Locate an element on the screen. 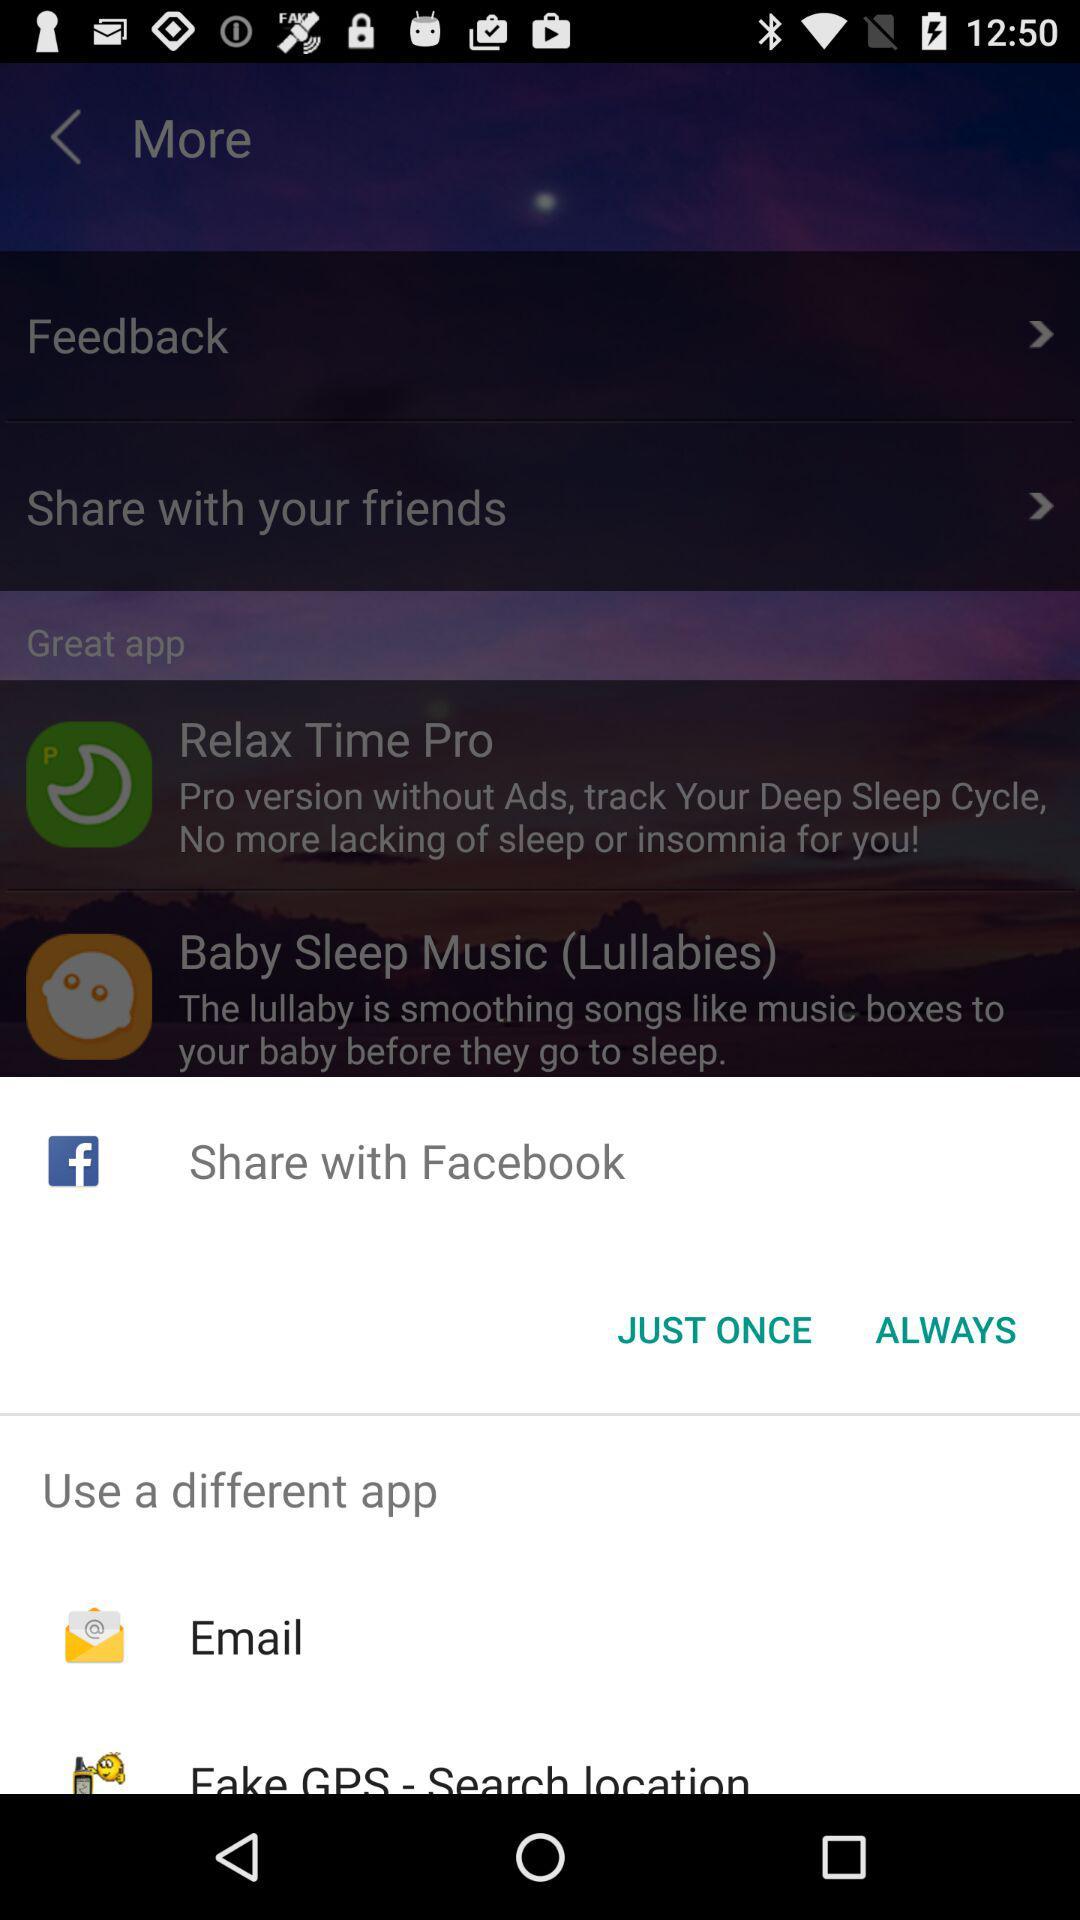 The image size is (1080, 1920). the always button is located at coordinates (945, 1329).